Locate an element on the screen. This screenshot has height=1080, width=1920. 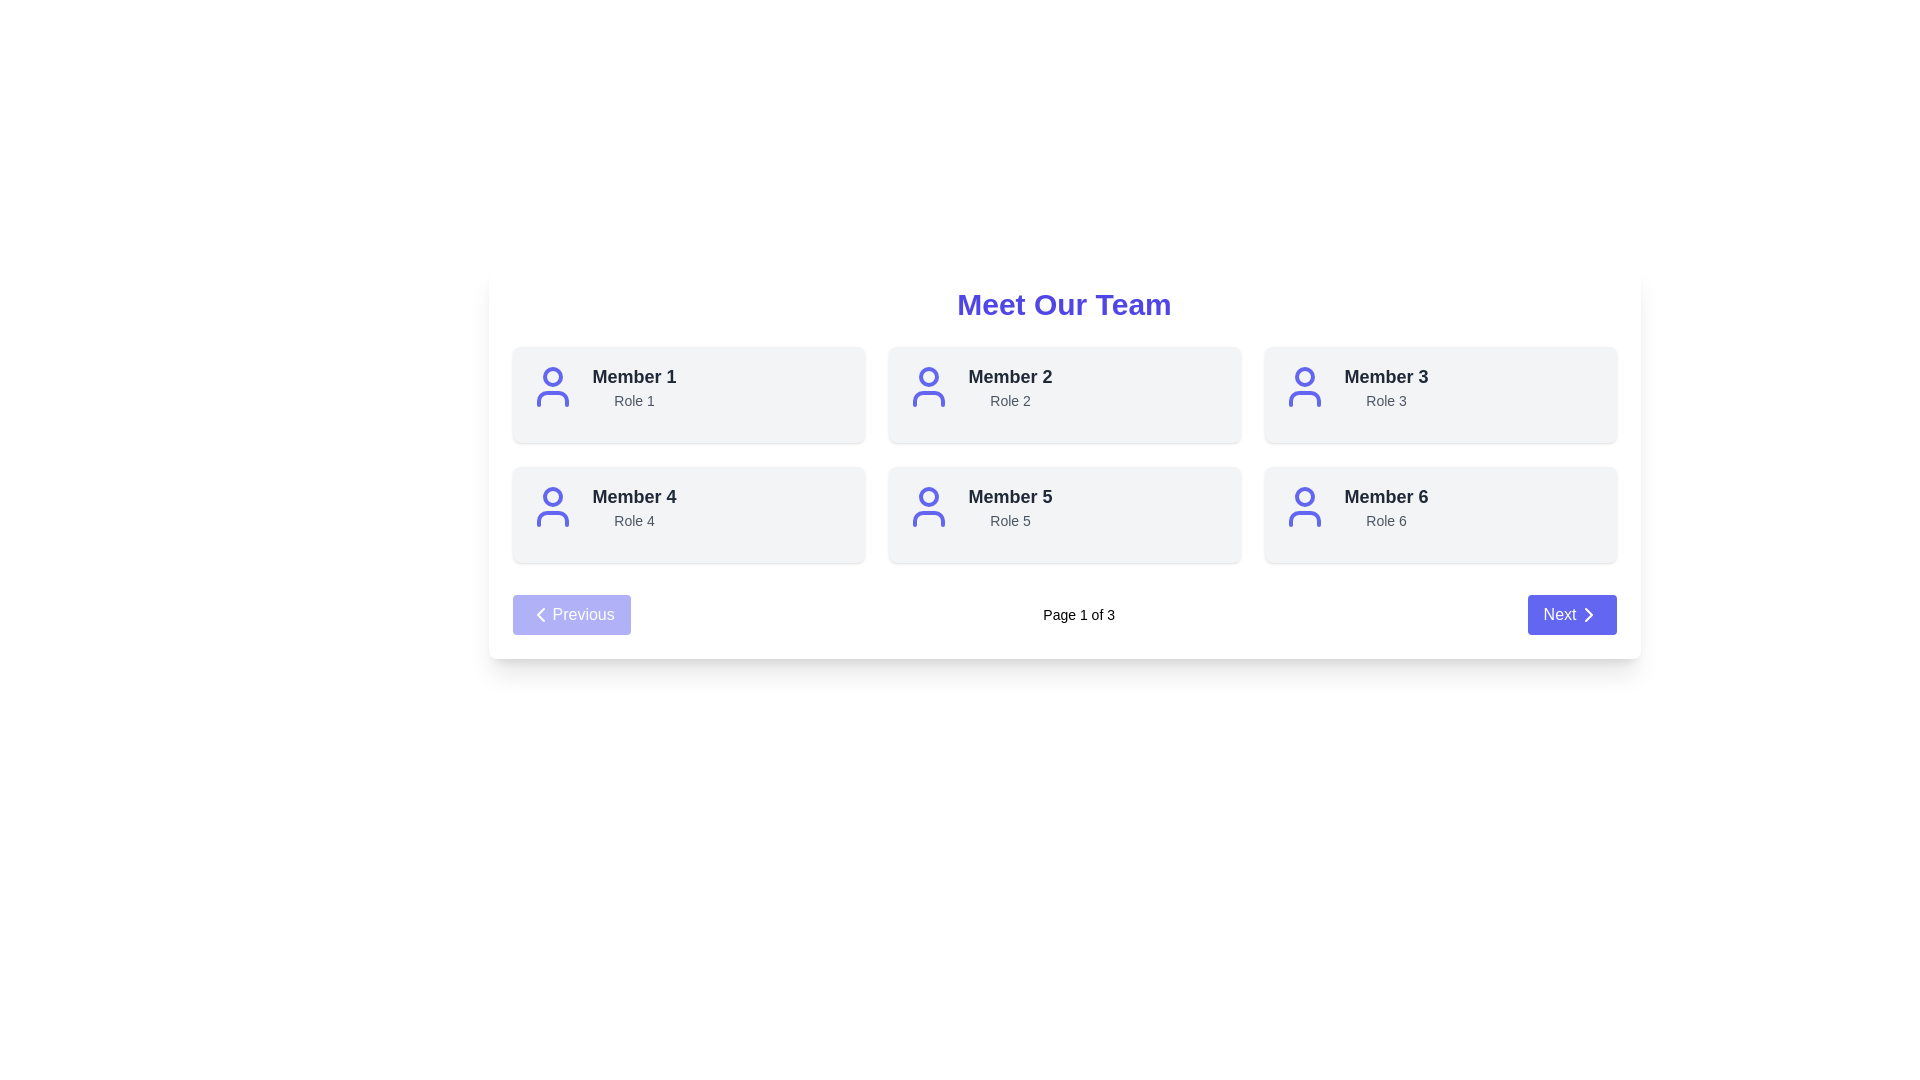
the user entry card component representing a team member in the top row, third column of a 3-column grid layout is located at coordinates (1440, 394).